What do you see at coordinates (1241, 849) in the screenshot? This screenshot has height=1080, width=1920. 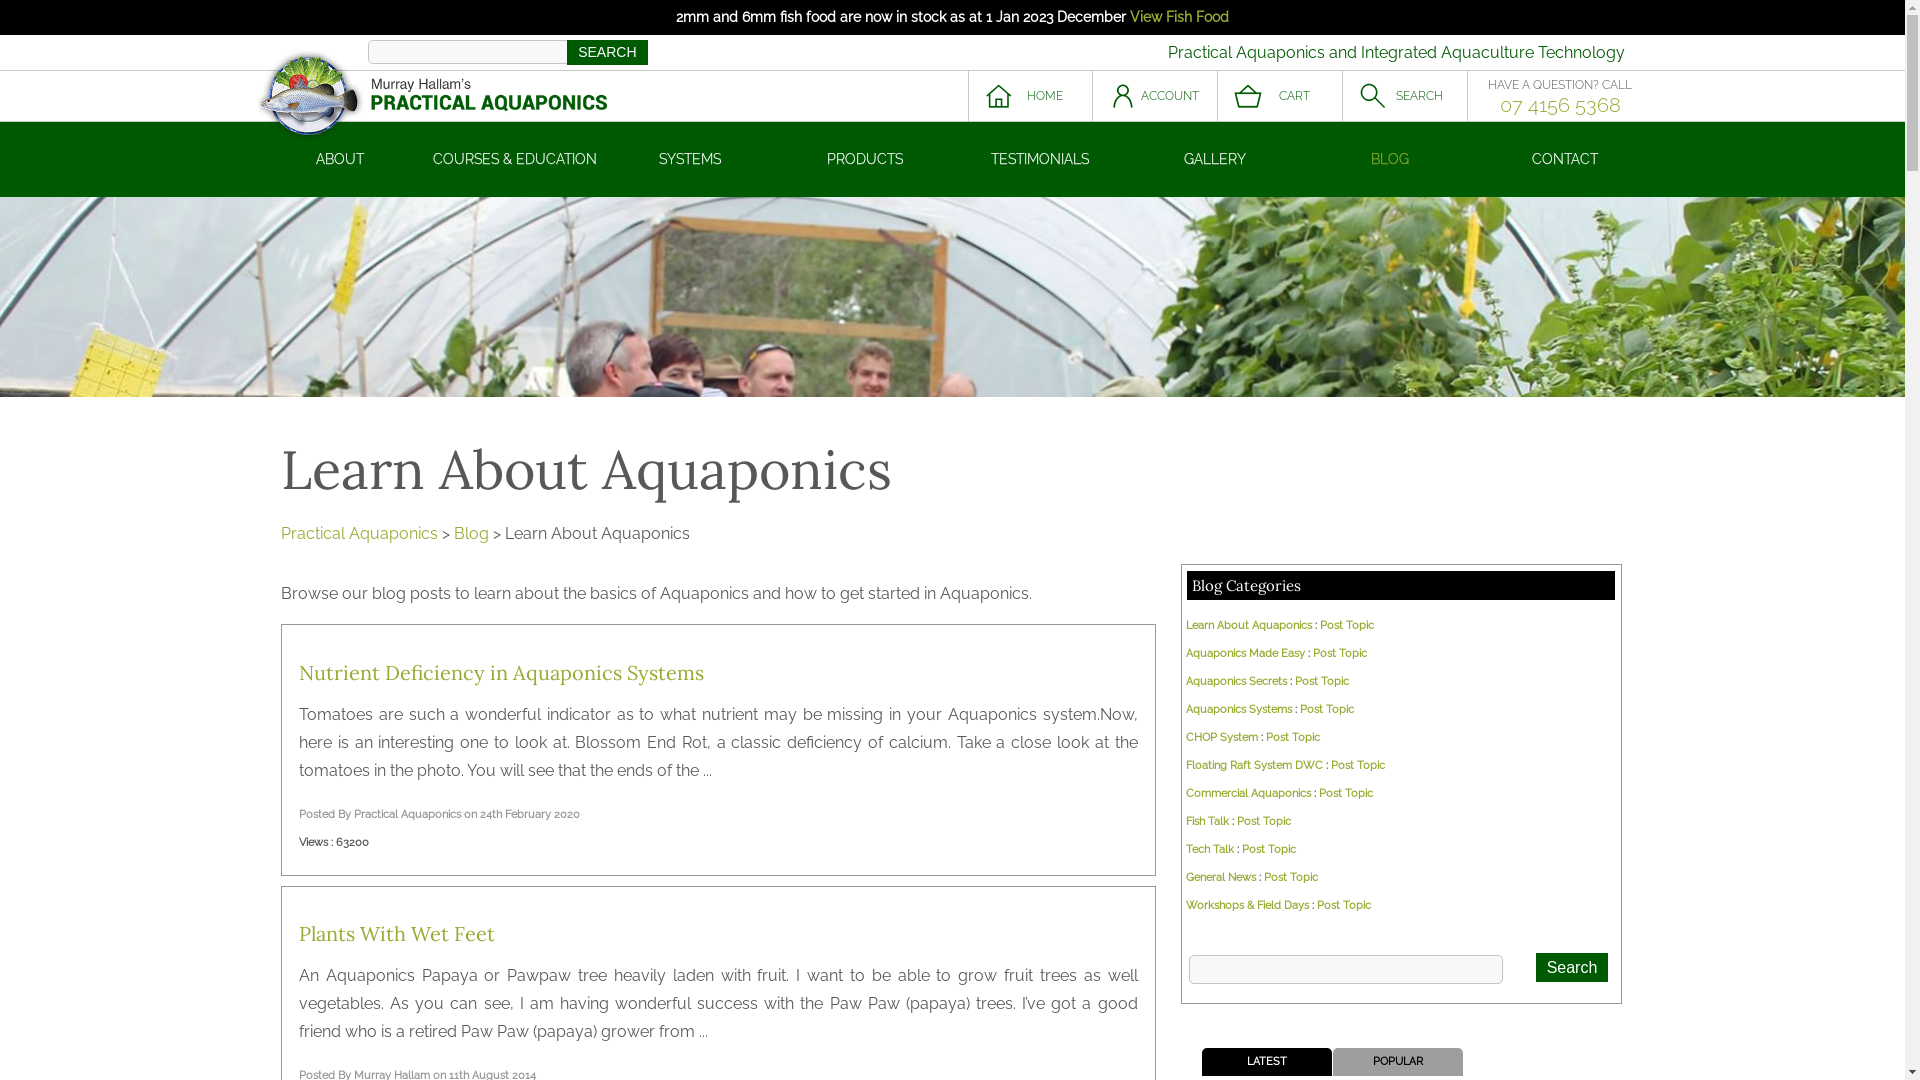 I see `'Post Topic'` at bounding box center [1241, 849].